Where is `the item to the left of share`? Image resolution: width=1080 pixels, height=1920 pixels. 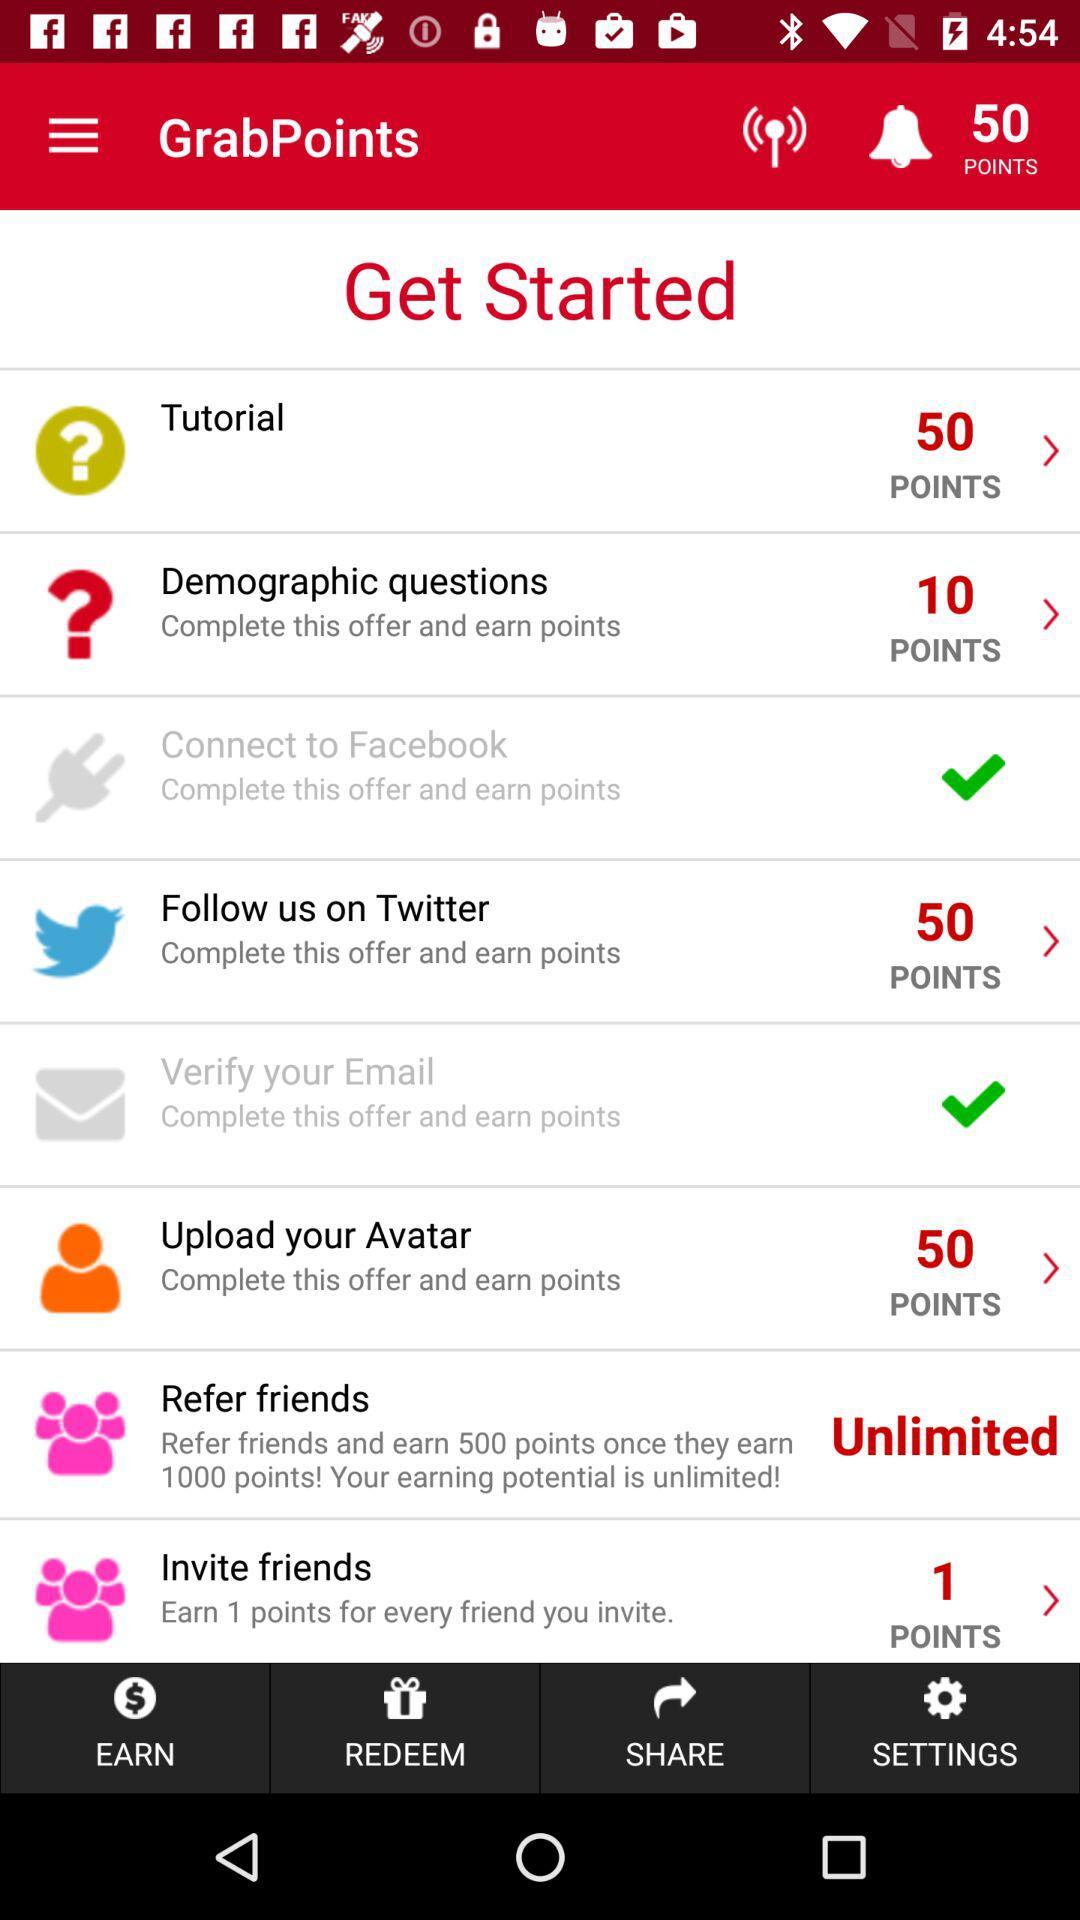 the item to the left of share is located at coordinates (405, 1727).